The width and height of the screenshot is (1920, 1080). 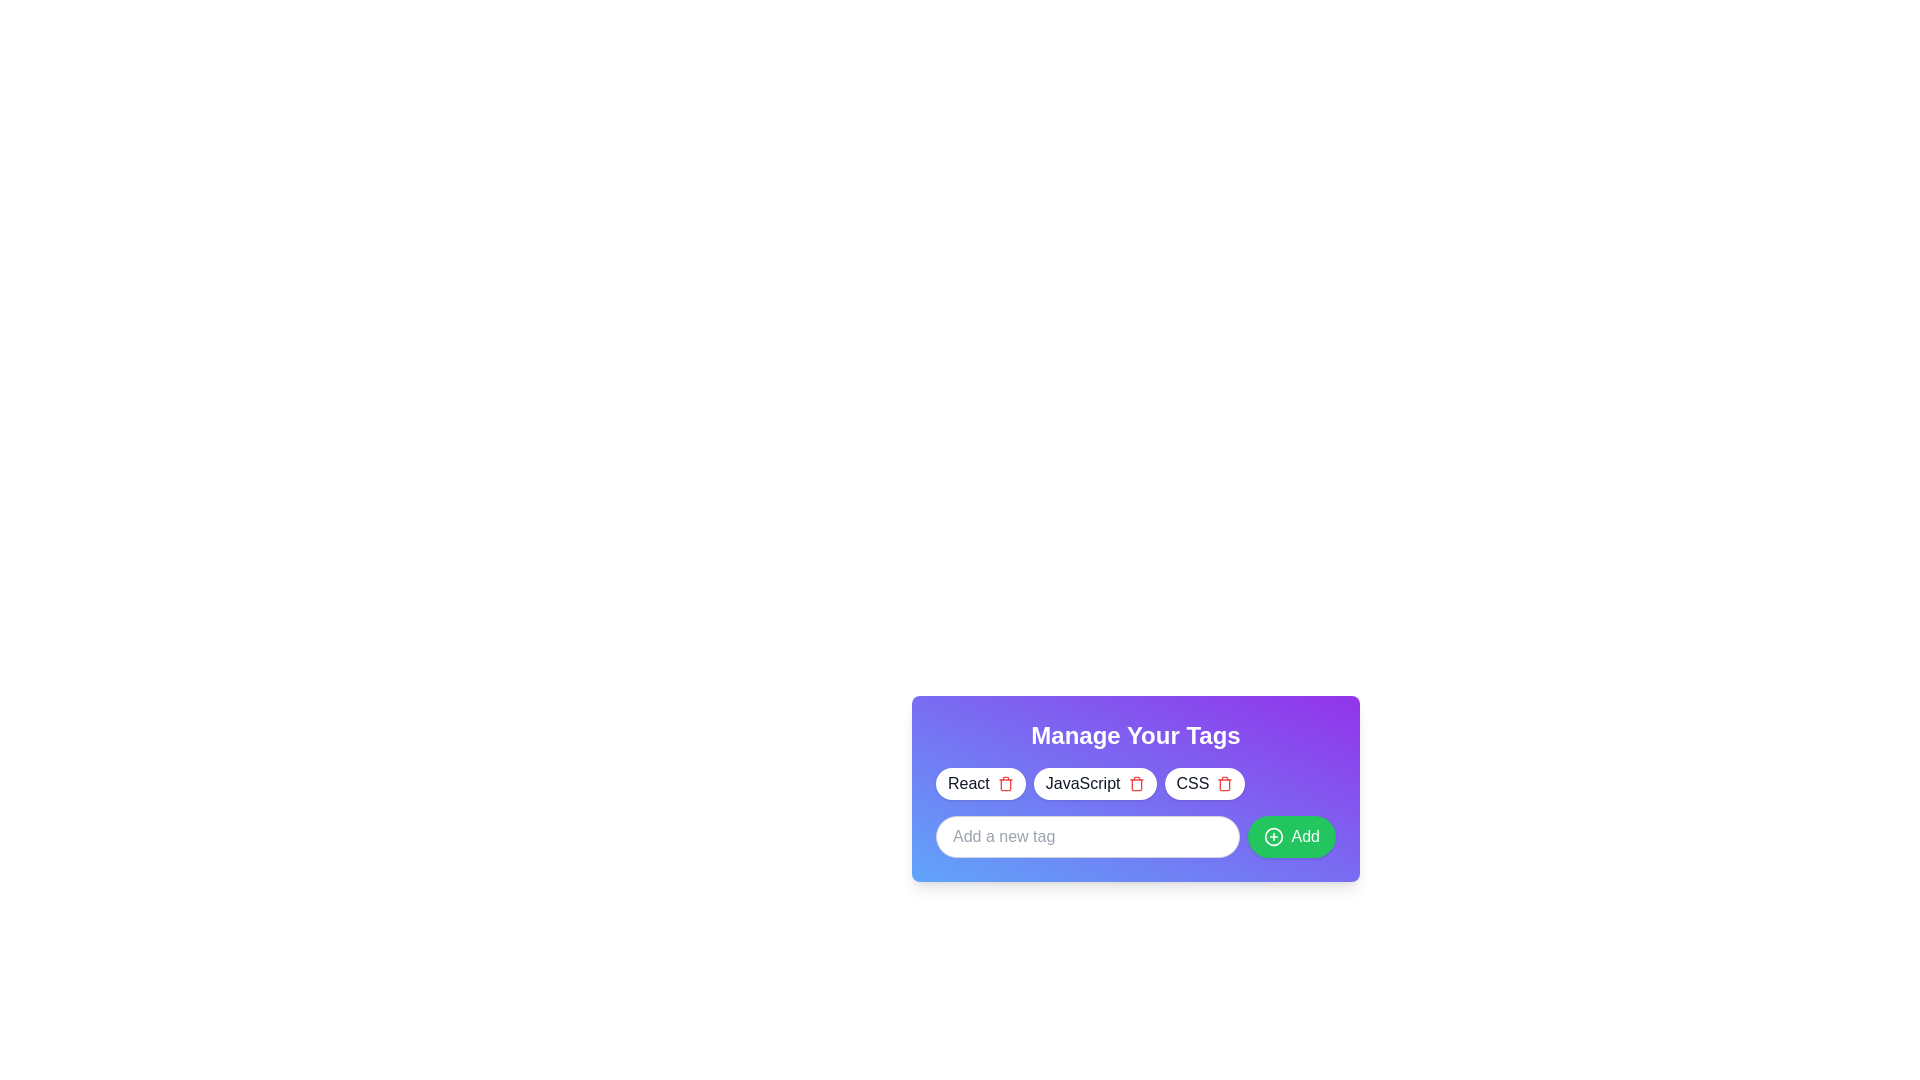 I want to click on the 'React' tag, which is the first item in the series of tags ('React', 'JavaScript', 'CSS') in the purple 'Manage Your Tags' section, so click(x=968, y=782).